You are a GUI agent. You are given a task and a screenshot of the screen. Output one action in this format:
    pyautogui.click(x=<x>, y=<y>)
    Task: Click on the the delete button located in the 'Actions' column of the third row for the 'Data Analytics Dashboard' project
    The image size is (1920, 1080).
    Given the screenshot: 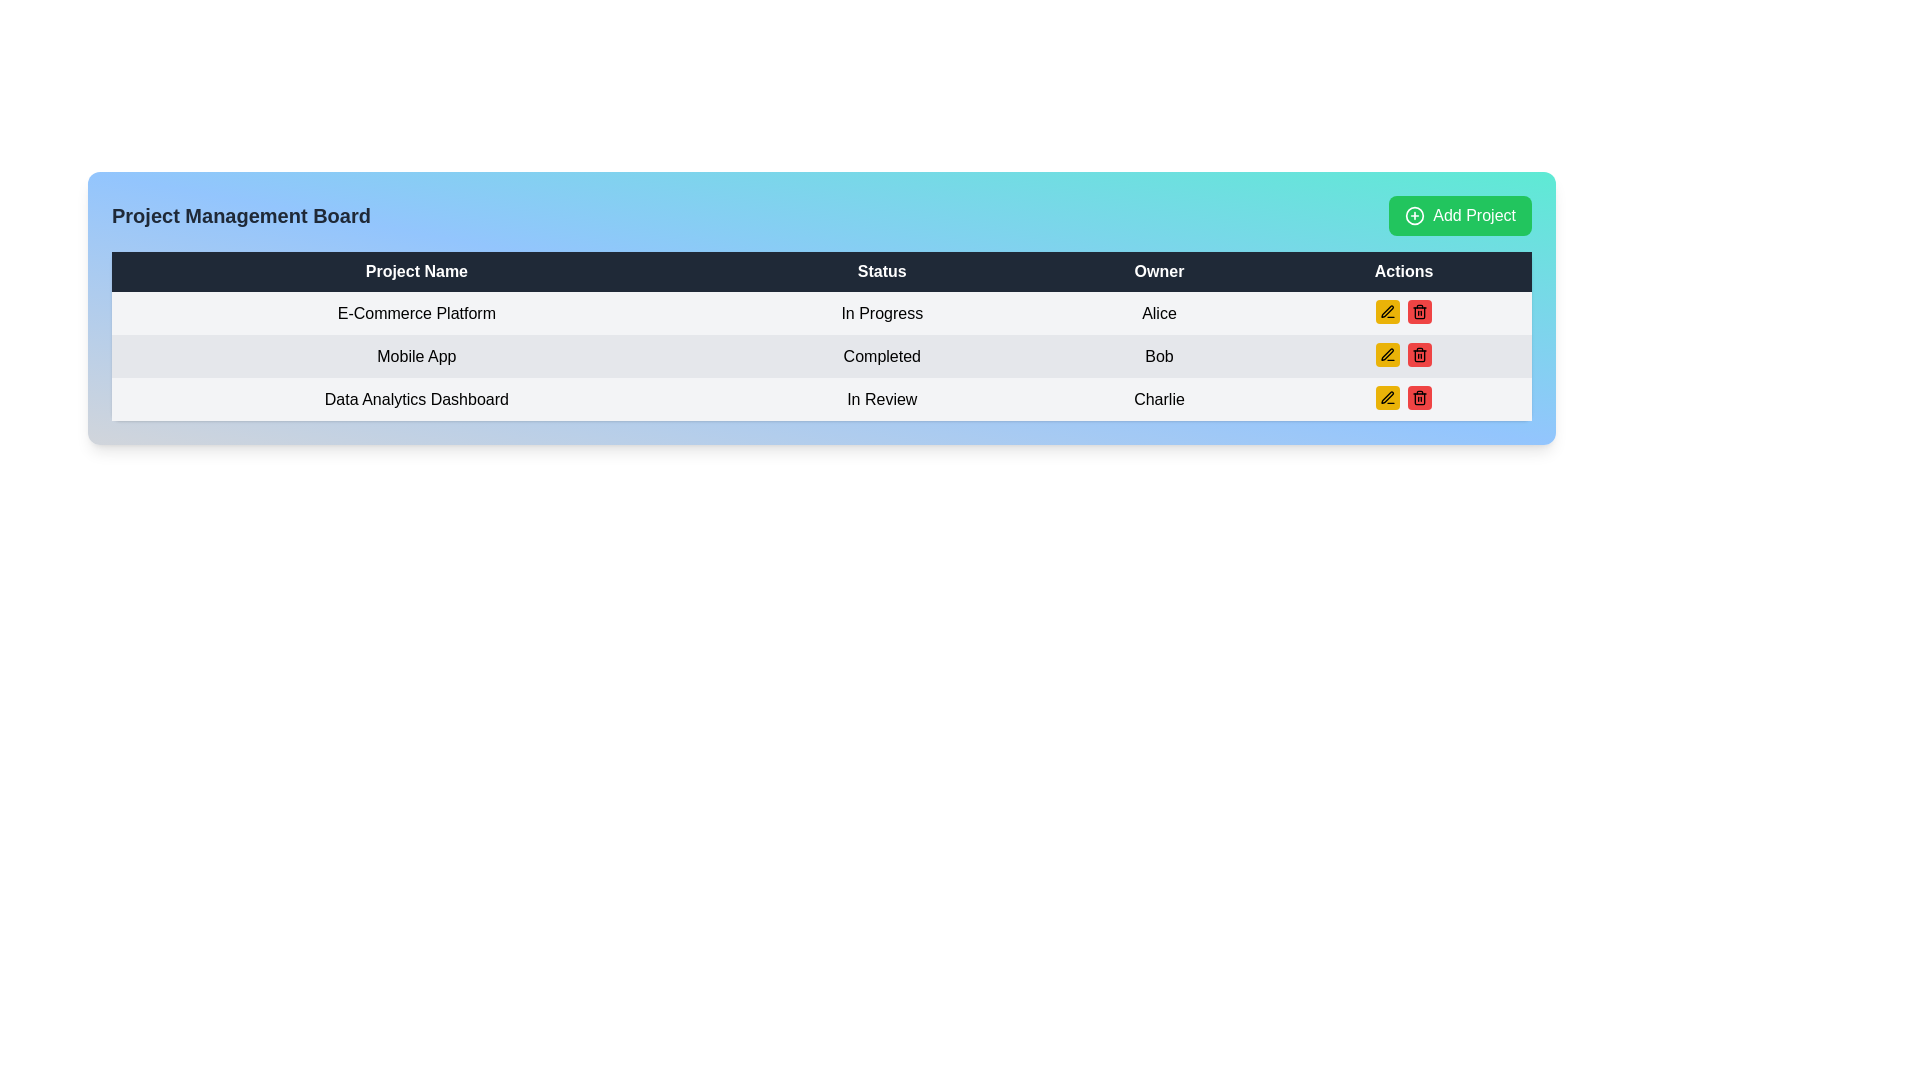 What is the action you would take?
    pyautogui.click(x=1419, y=353)
    